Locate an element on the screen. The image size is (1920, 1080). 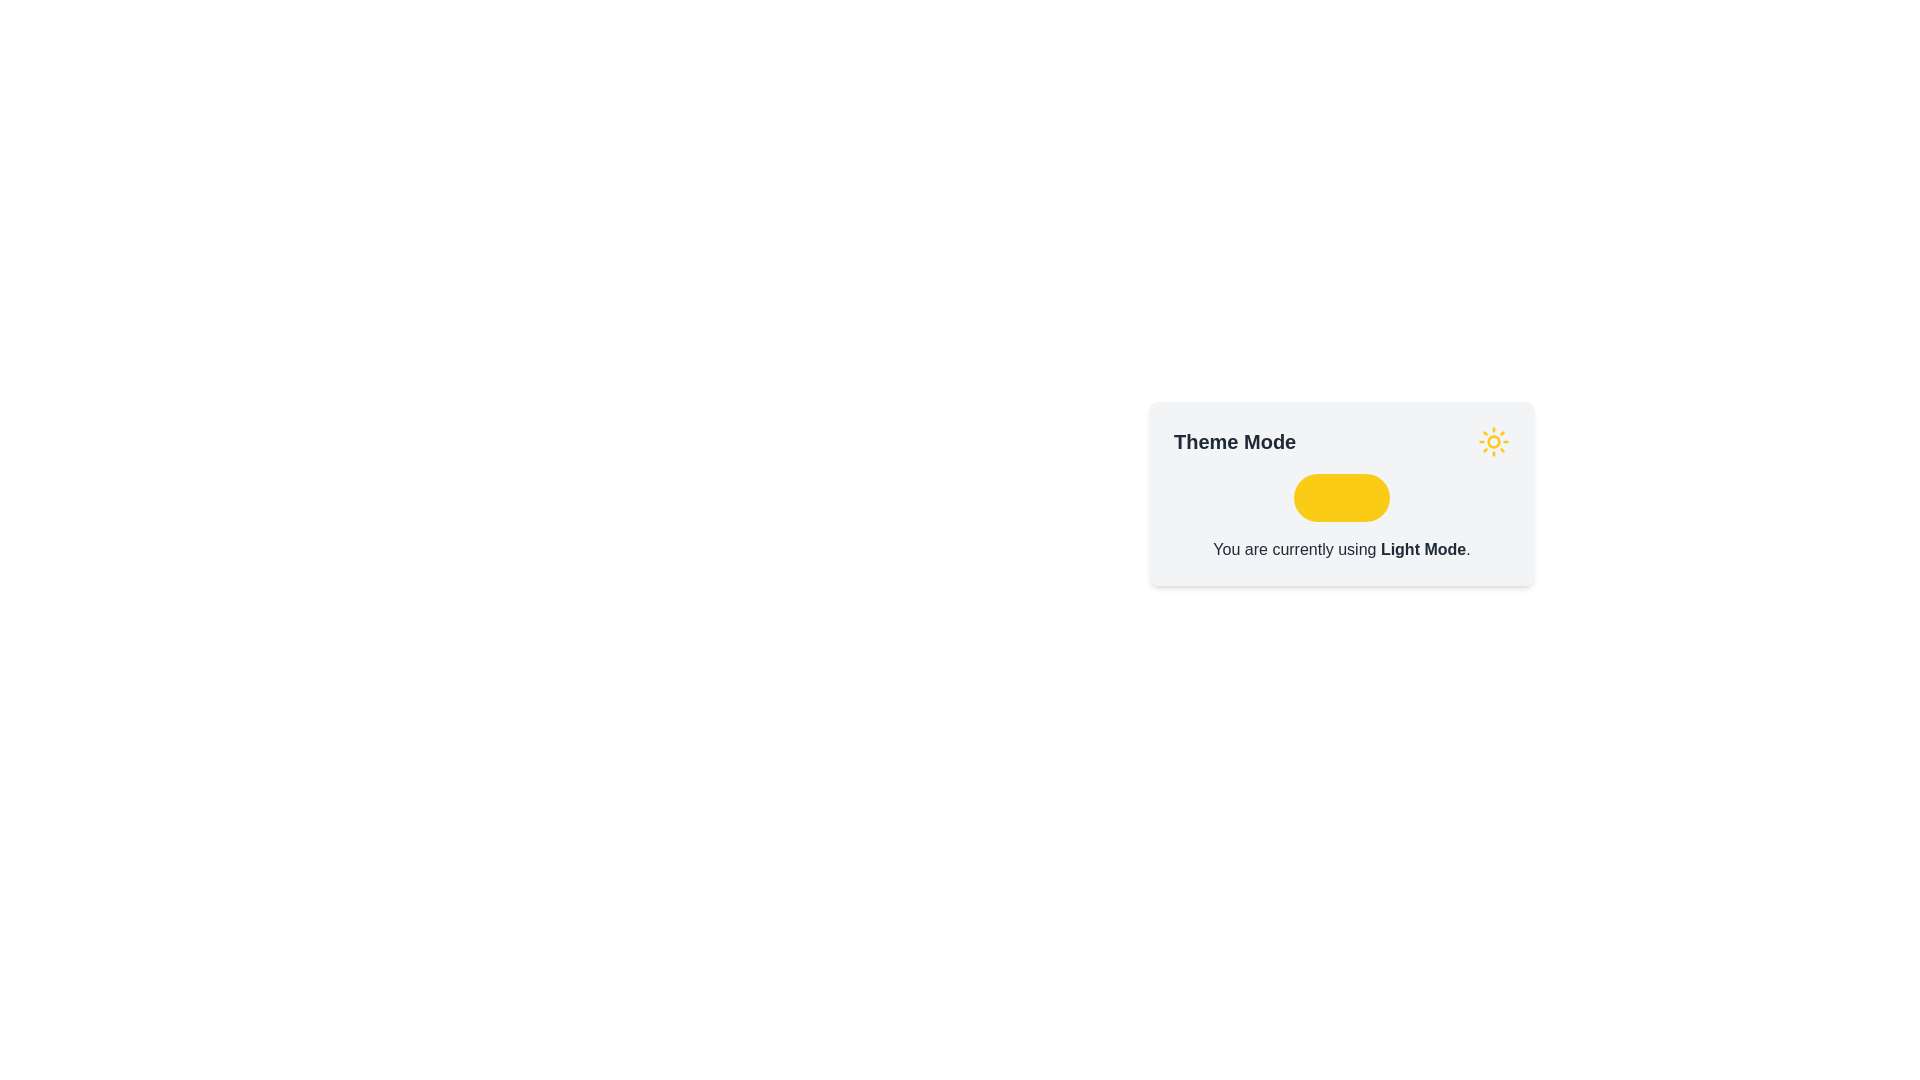
the yellow toggle button within the 'Theme Mode' section is located at coordinates (1342, 493).